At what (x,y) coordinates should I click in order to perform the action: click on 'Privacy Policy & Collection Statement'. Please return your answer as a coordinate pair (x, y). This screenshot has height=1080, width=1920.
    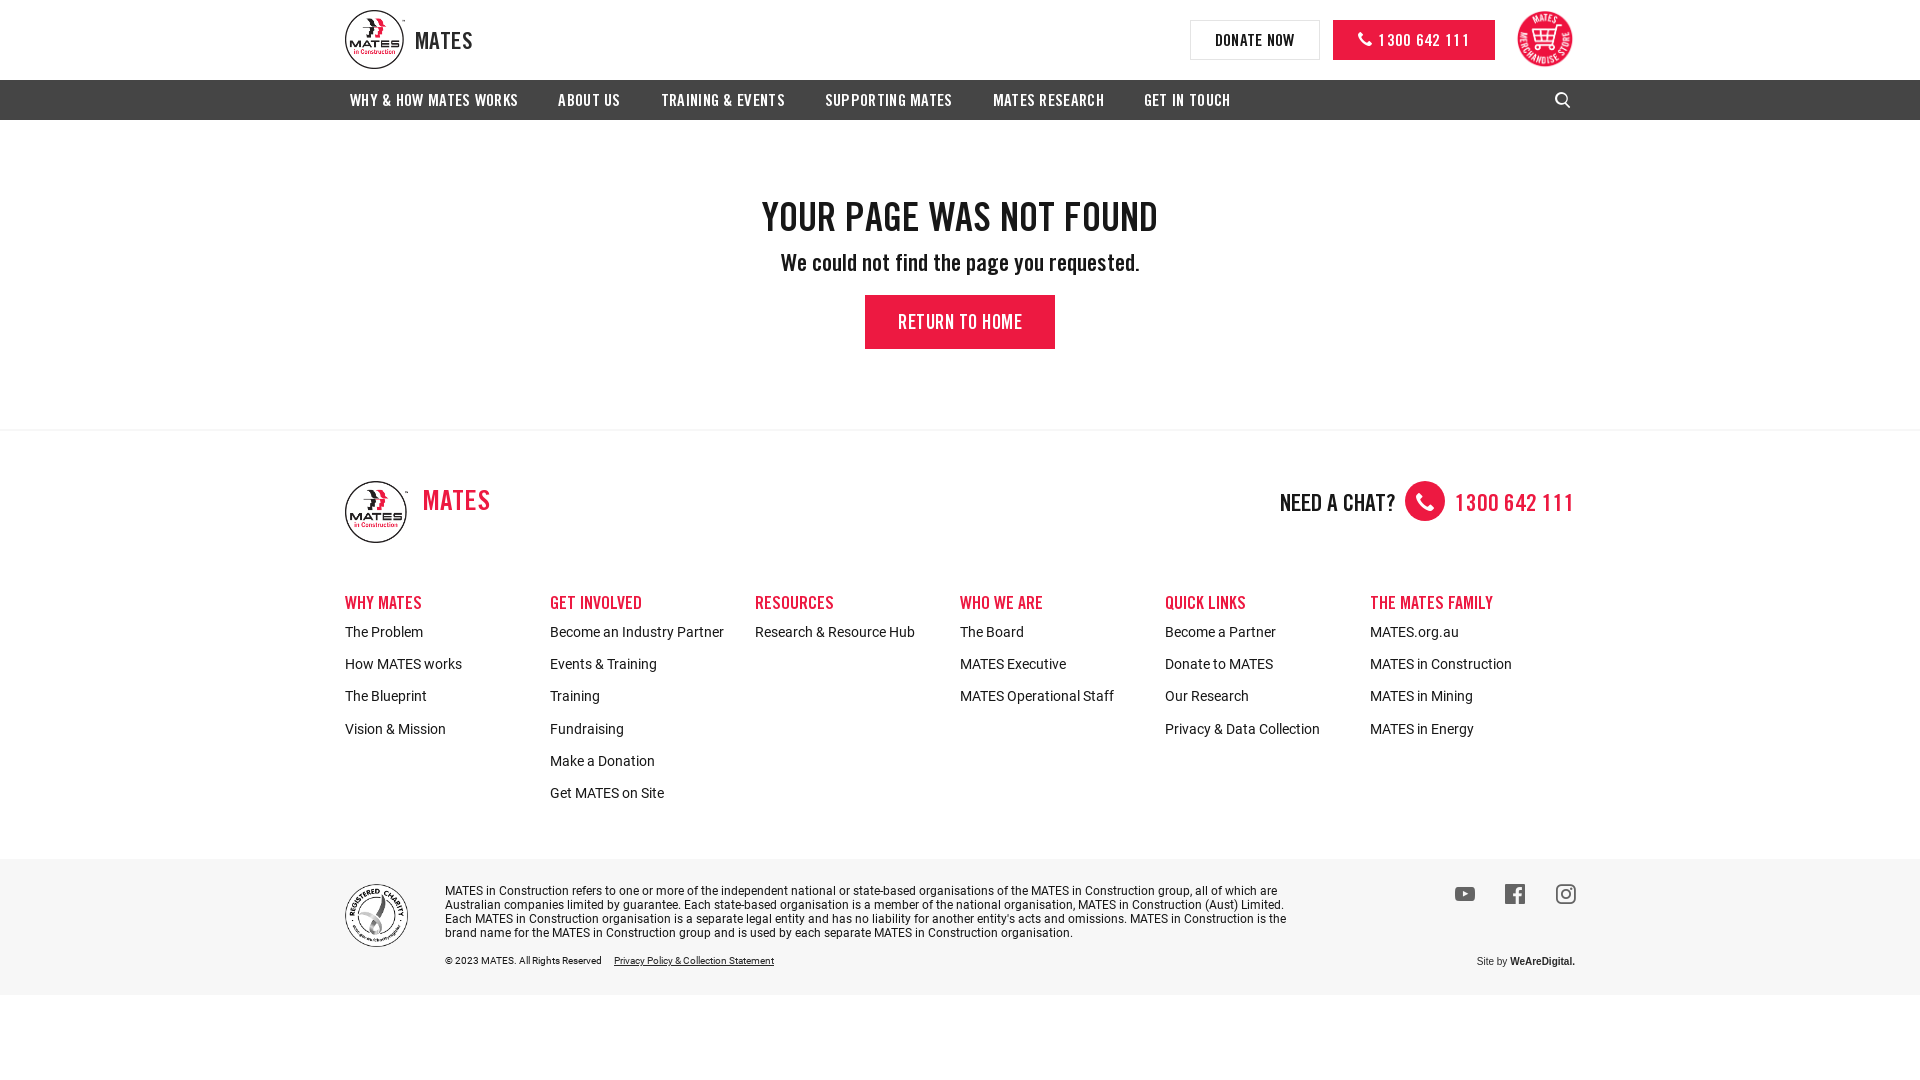
    Looking at the image, I should click on (694, 959).